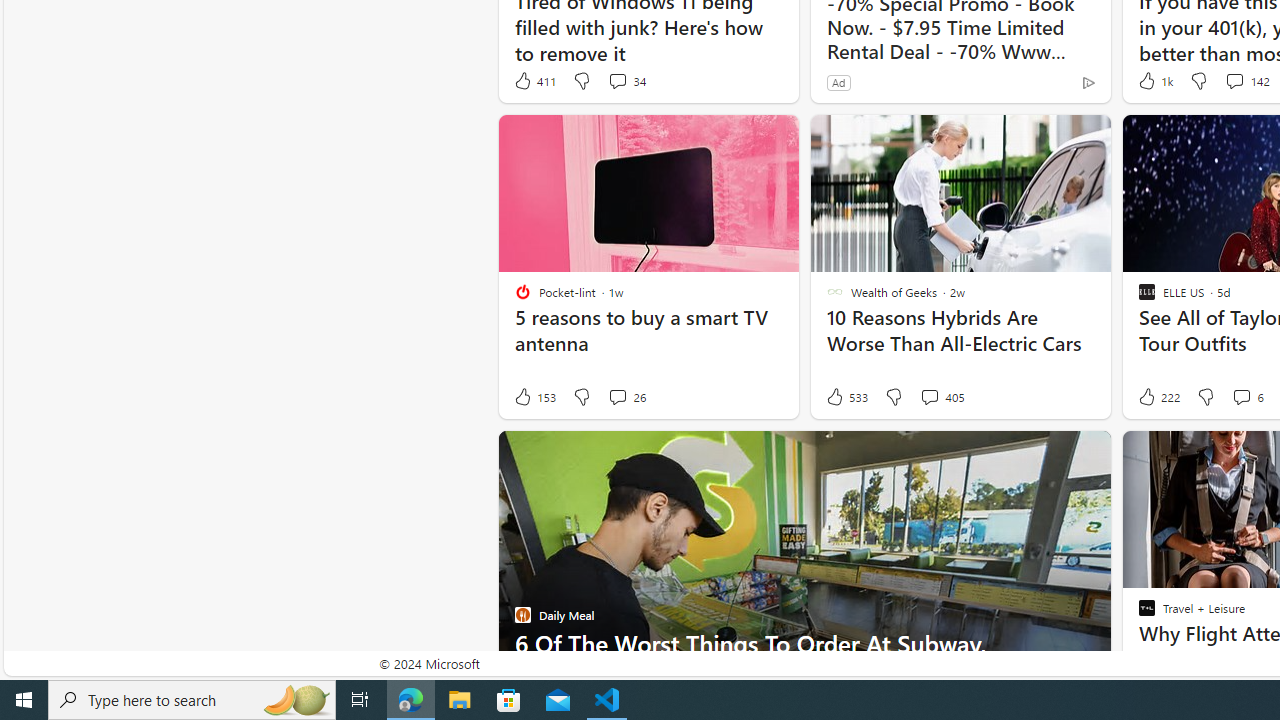  Describe the element at coordinates (928, 397) in the screenshot. I see `'View comments 405 Comment'` at that location.